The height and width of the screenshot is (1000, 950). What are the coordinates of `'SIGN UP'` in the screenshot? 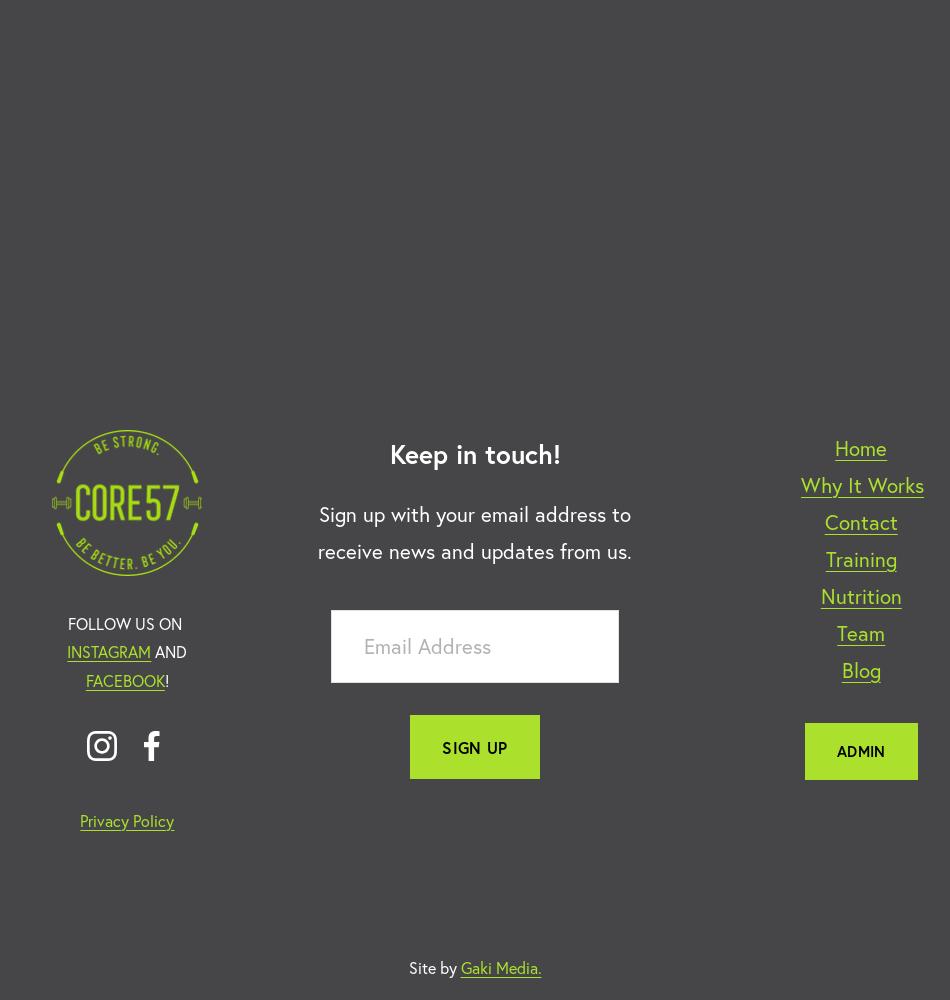 It's located at (473, 745).